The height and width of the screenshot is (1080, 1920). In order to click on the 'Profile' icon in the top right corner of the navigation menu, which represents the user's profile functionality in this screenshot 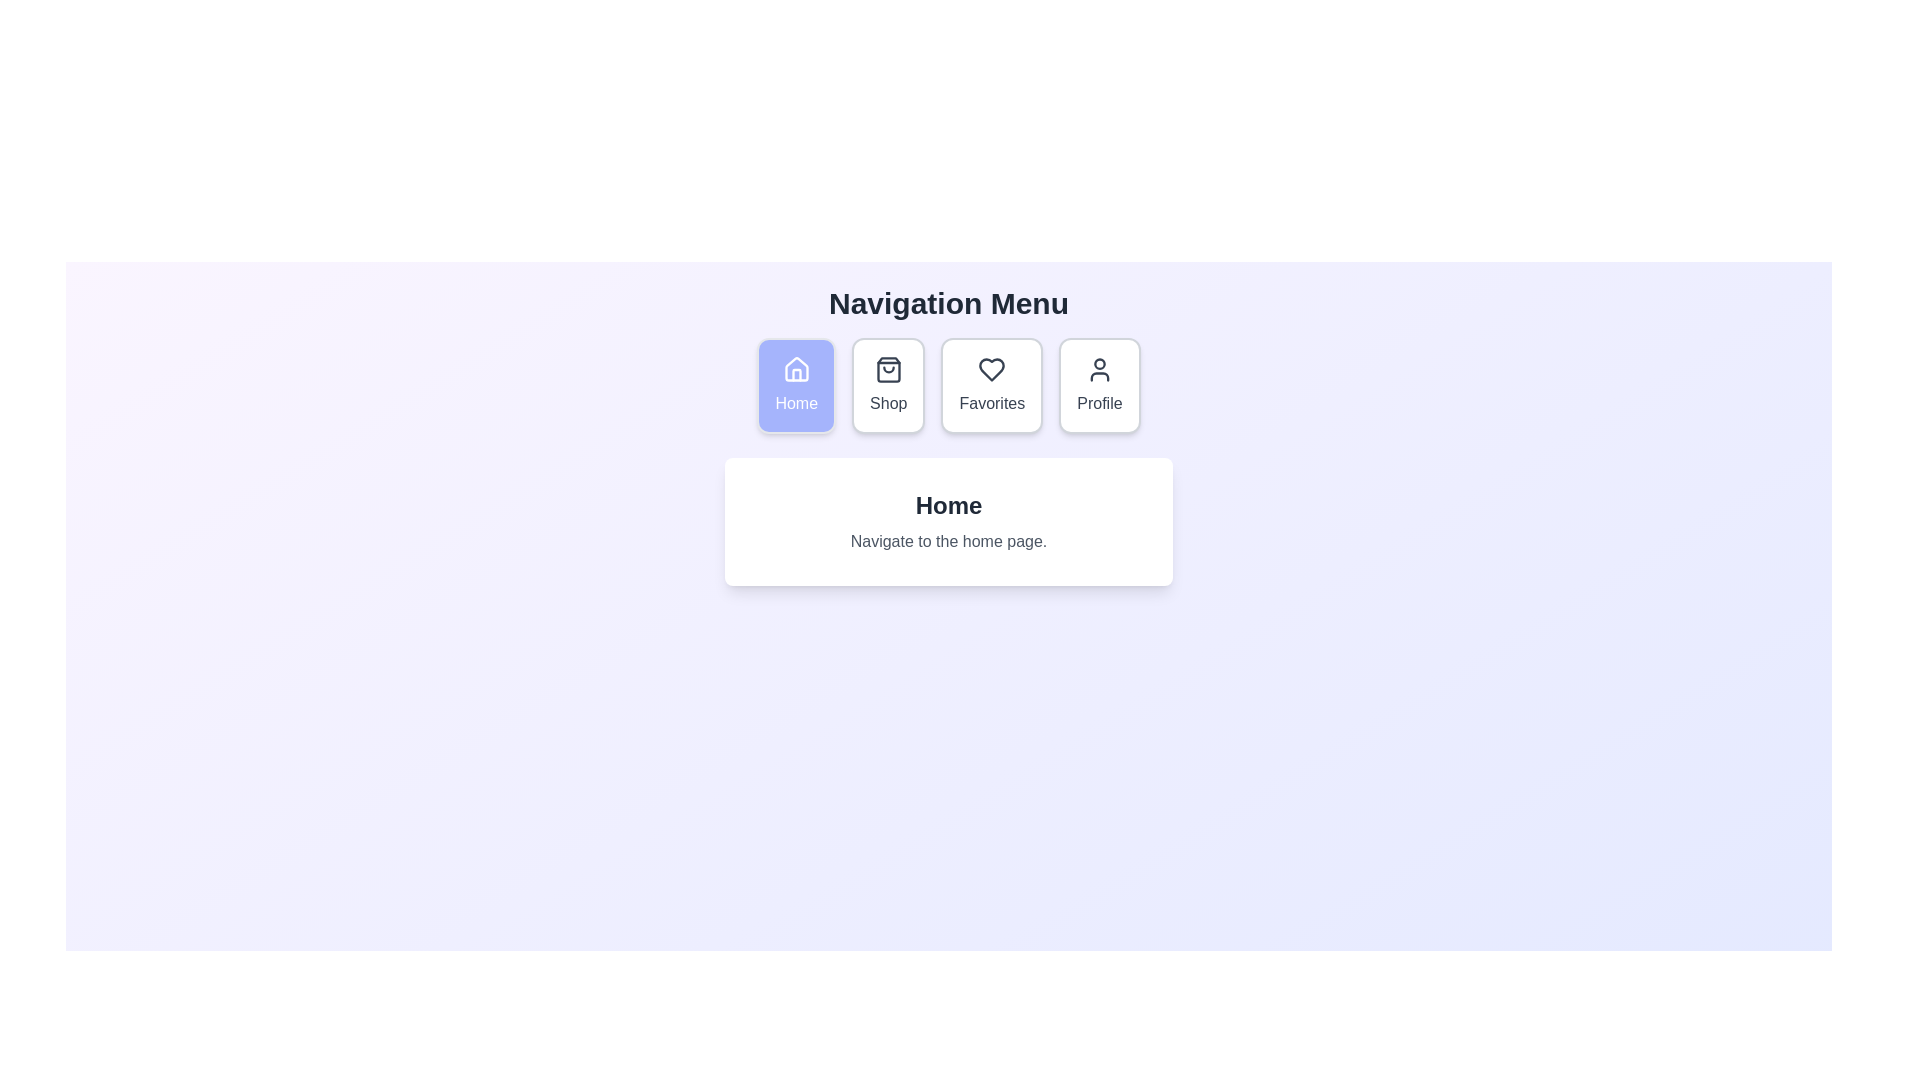, I will do `click(1098, 370)`.